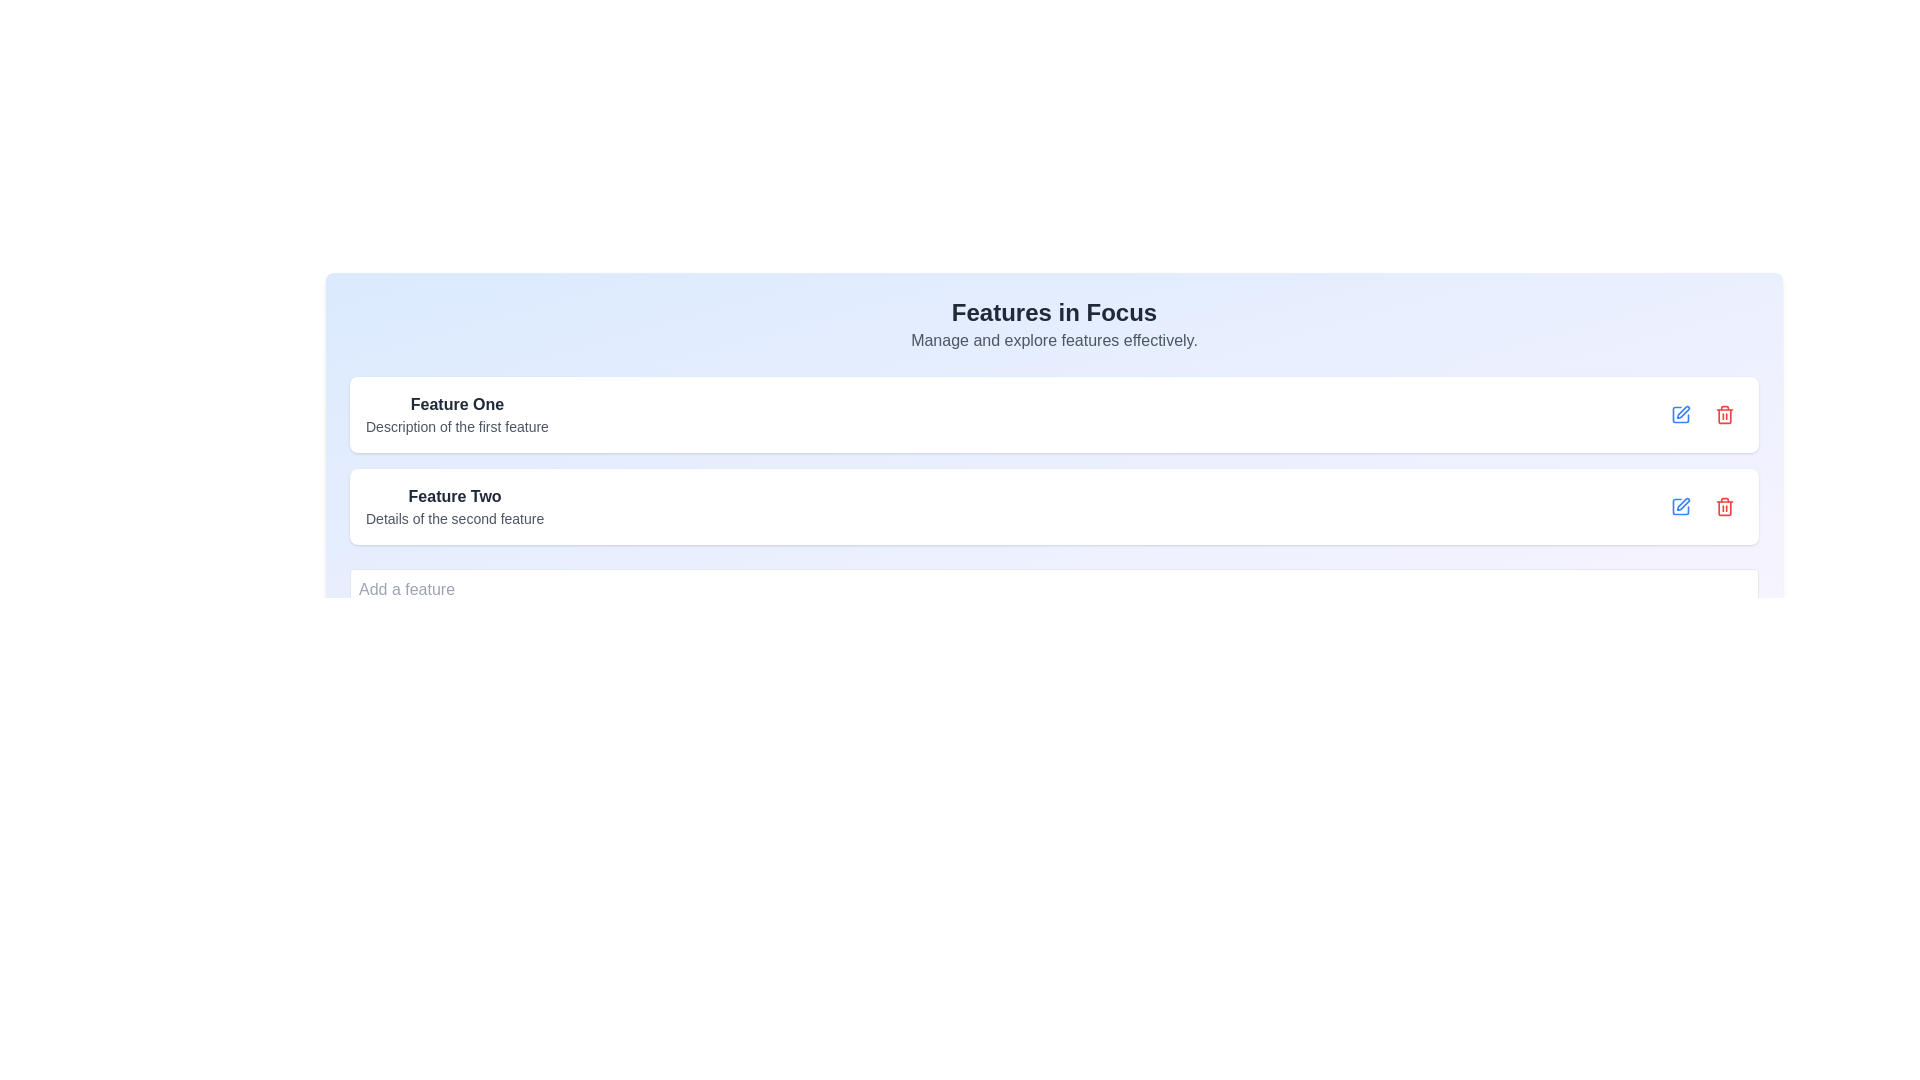 The width and height of the screenshot is (1920, 1080). I want to click on the red trash icon, which is the second button in a horizontal layout next to an 'edit' icon, so click(1723, 505).